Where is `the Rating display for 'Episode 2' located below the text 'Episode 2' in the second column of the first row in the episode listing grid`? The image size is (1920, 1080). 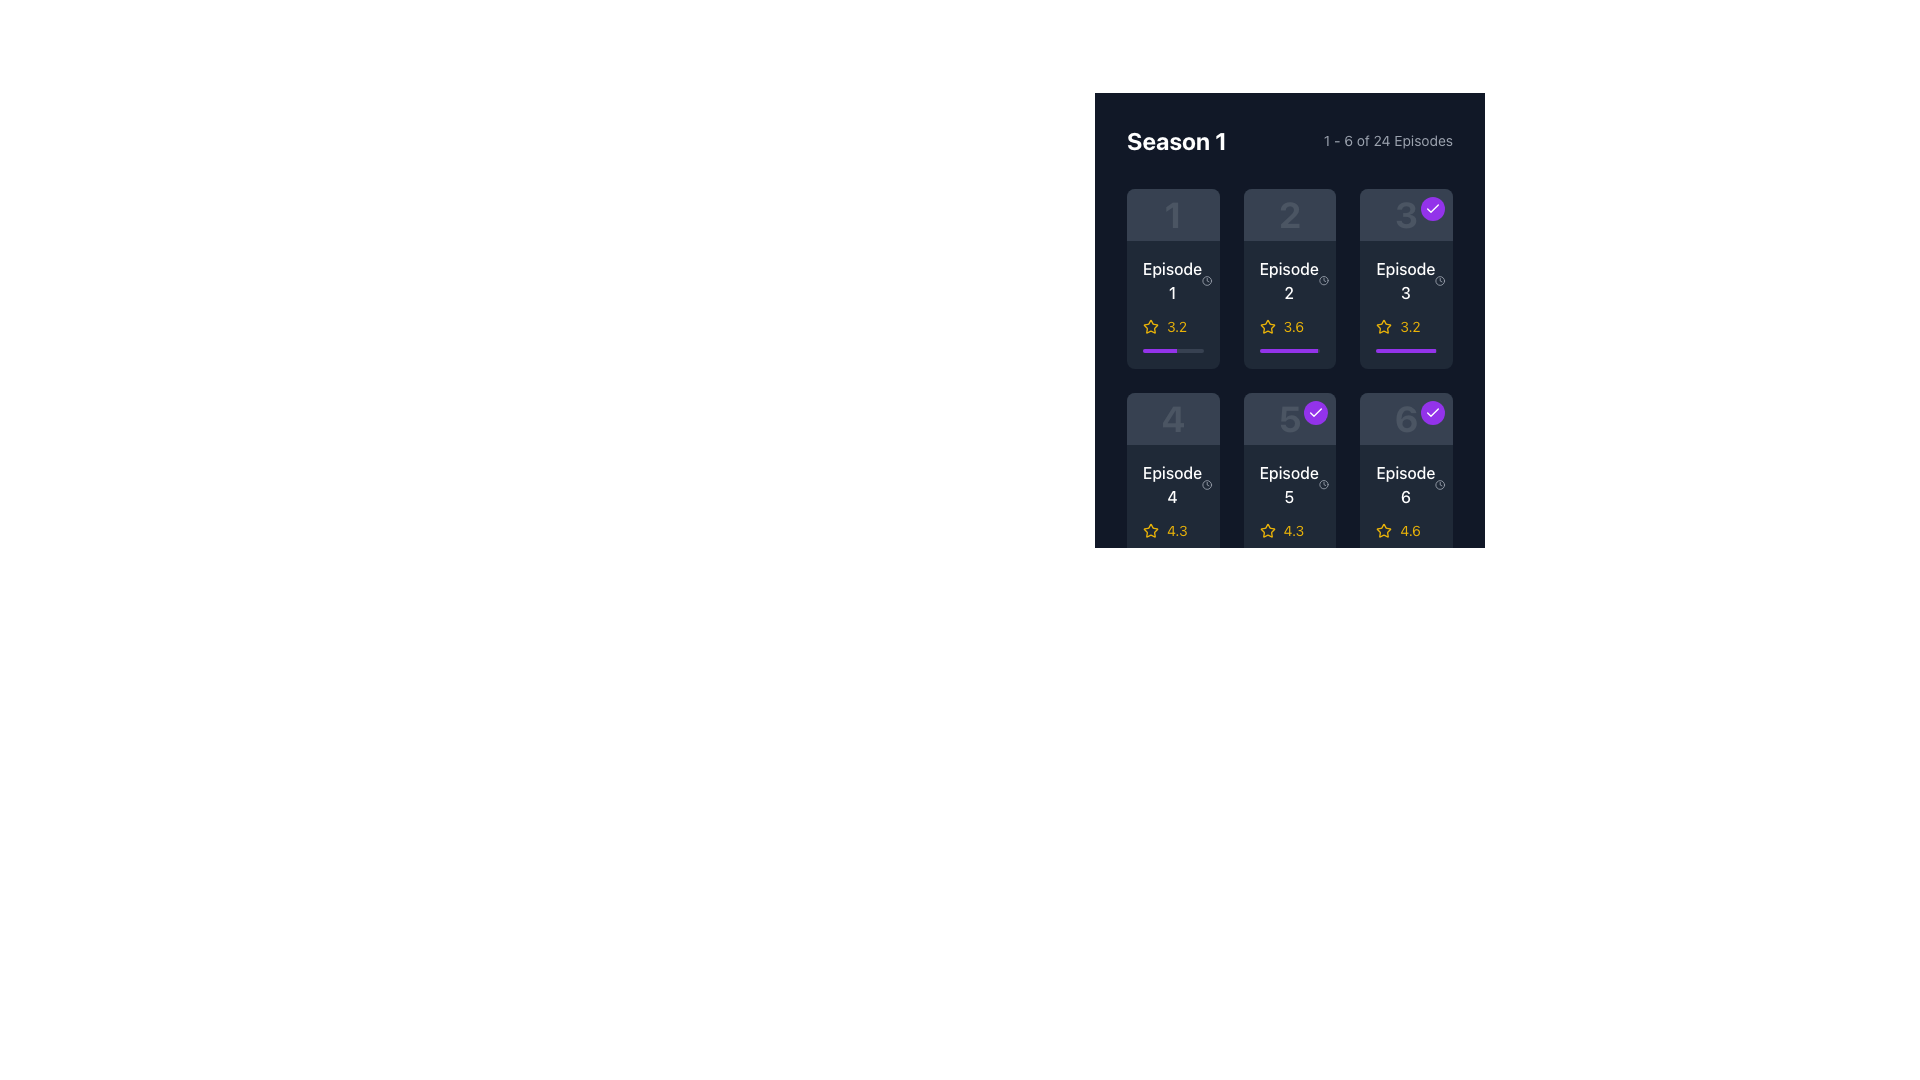 the Rating display for 'Episode 2' located below the text 'Episode 2' in the second column of the first row in the episode listing grid is located at coordinates (1290, 326).